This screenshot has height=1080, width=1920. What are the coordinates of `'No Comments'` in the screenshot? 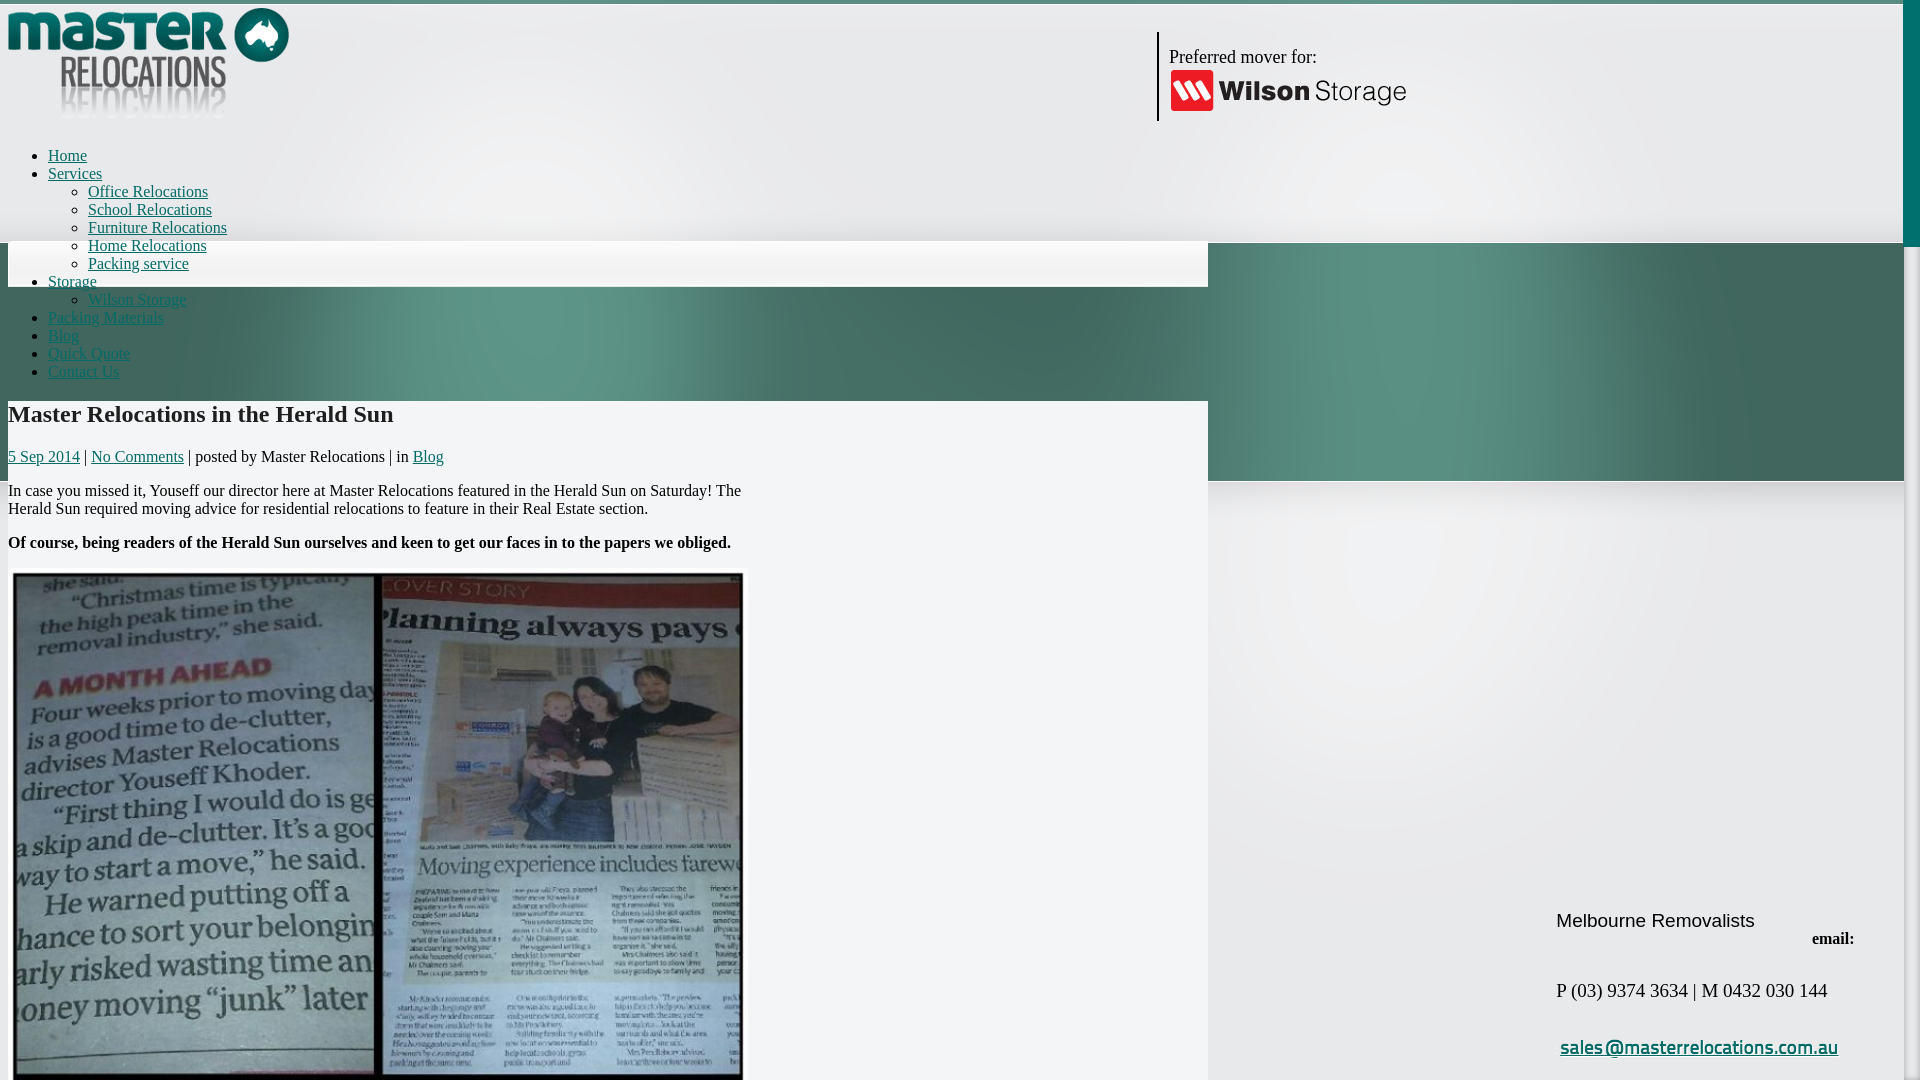 It's located at (136, 456).